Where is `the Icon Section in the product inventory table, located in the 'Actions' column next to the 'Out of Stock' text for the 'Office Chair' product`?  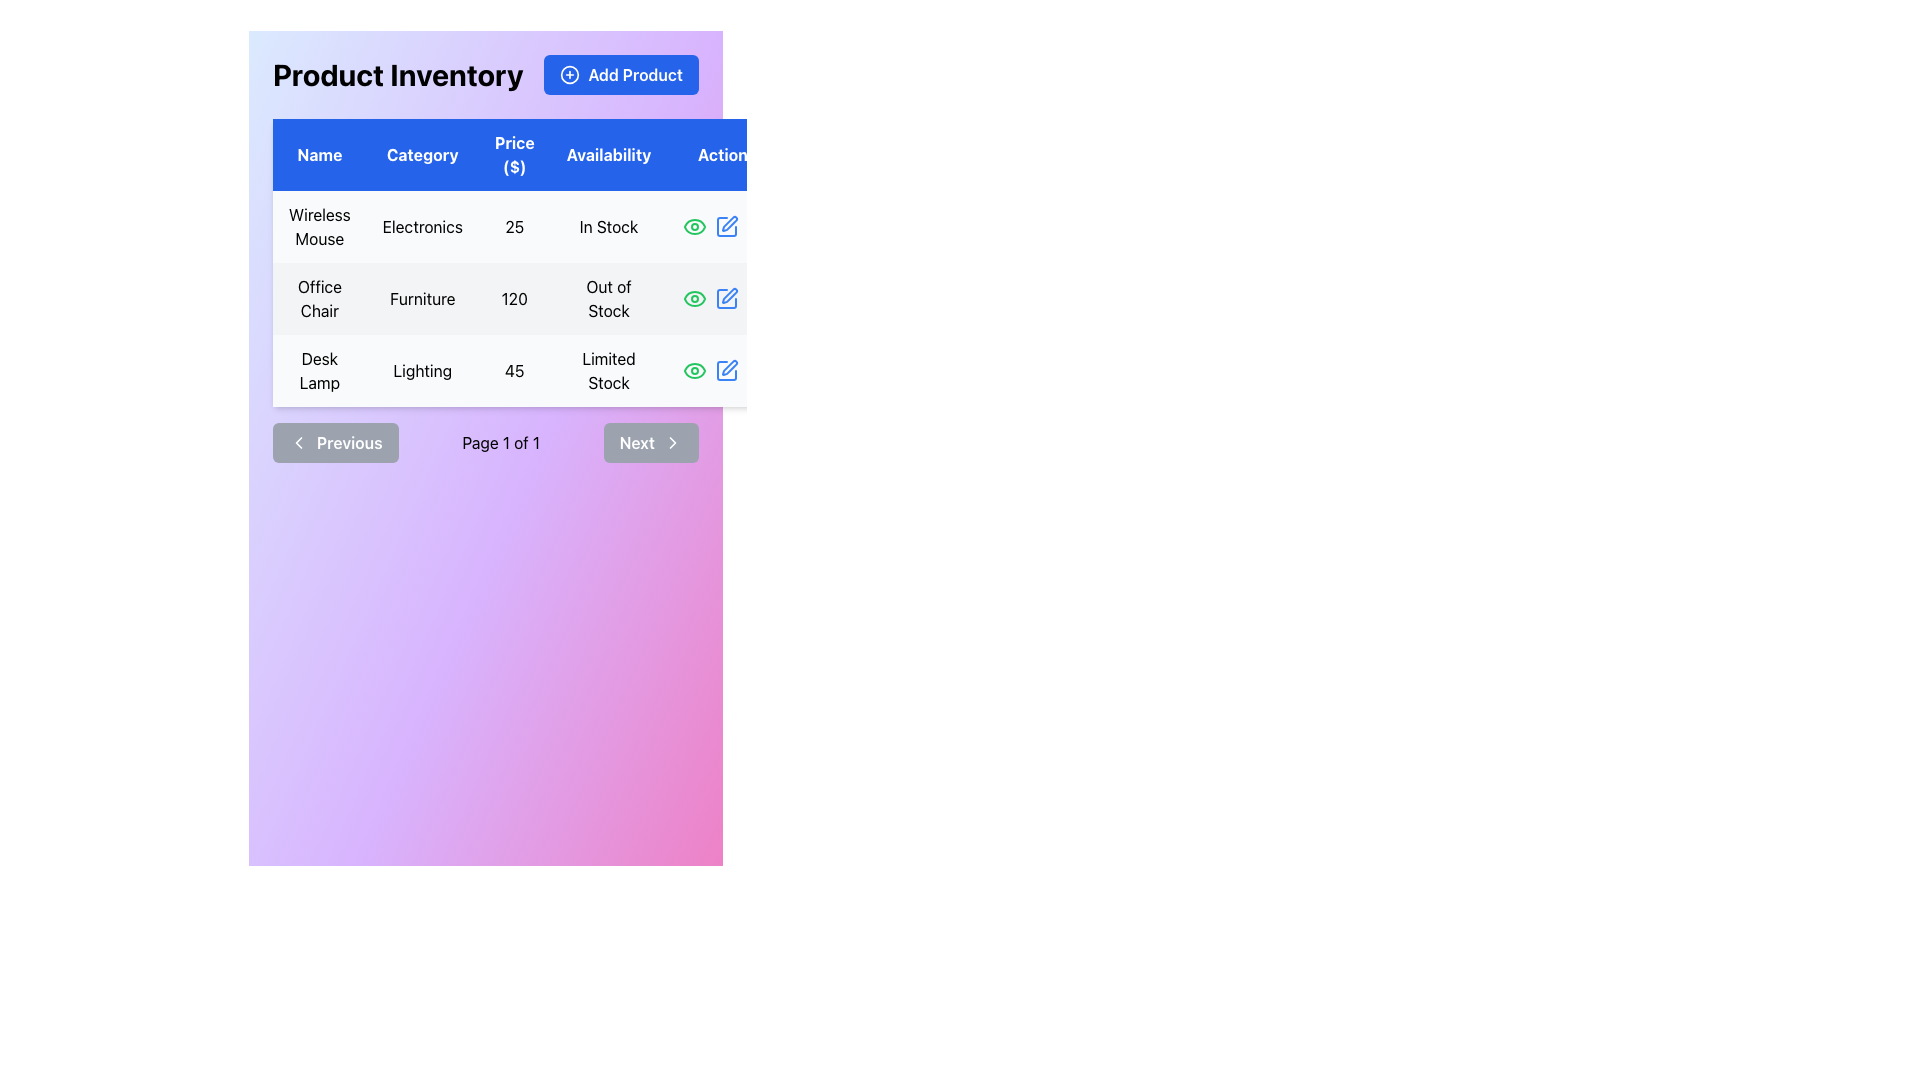 the Icon Section in the product inventory table, located in the 'Actions' column next to the 'Out of Stock' text for the 'Office Chair' product is located at coordinates (726, 299).